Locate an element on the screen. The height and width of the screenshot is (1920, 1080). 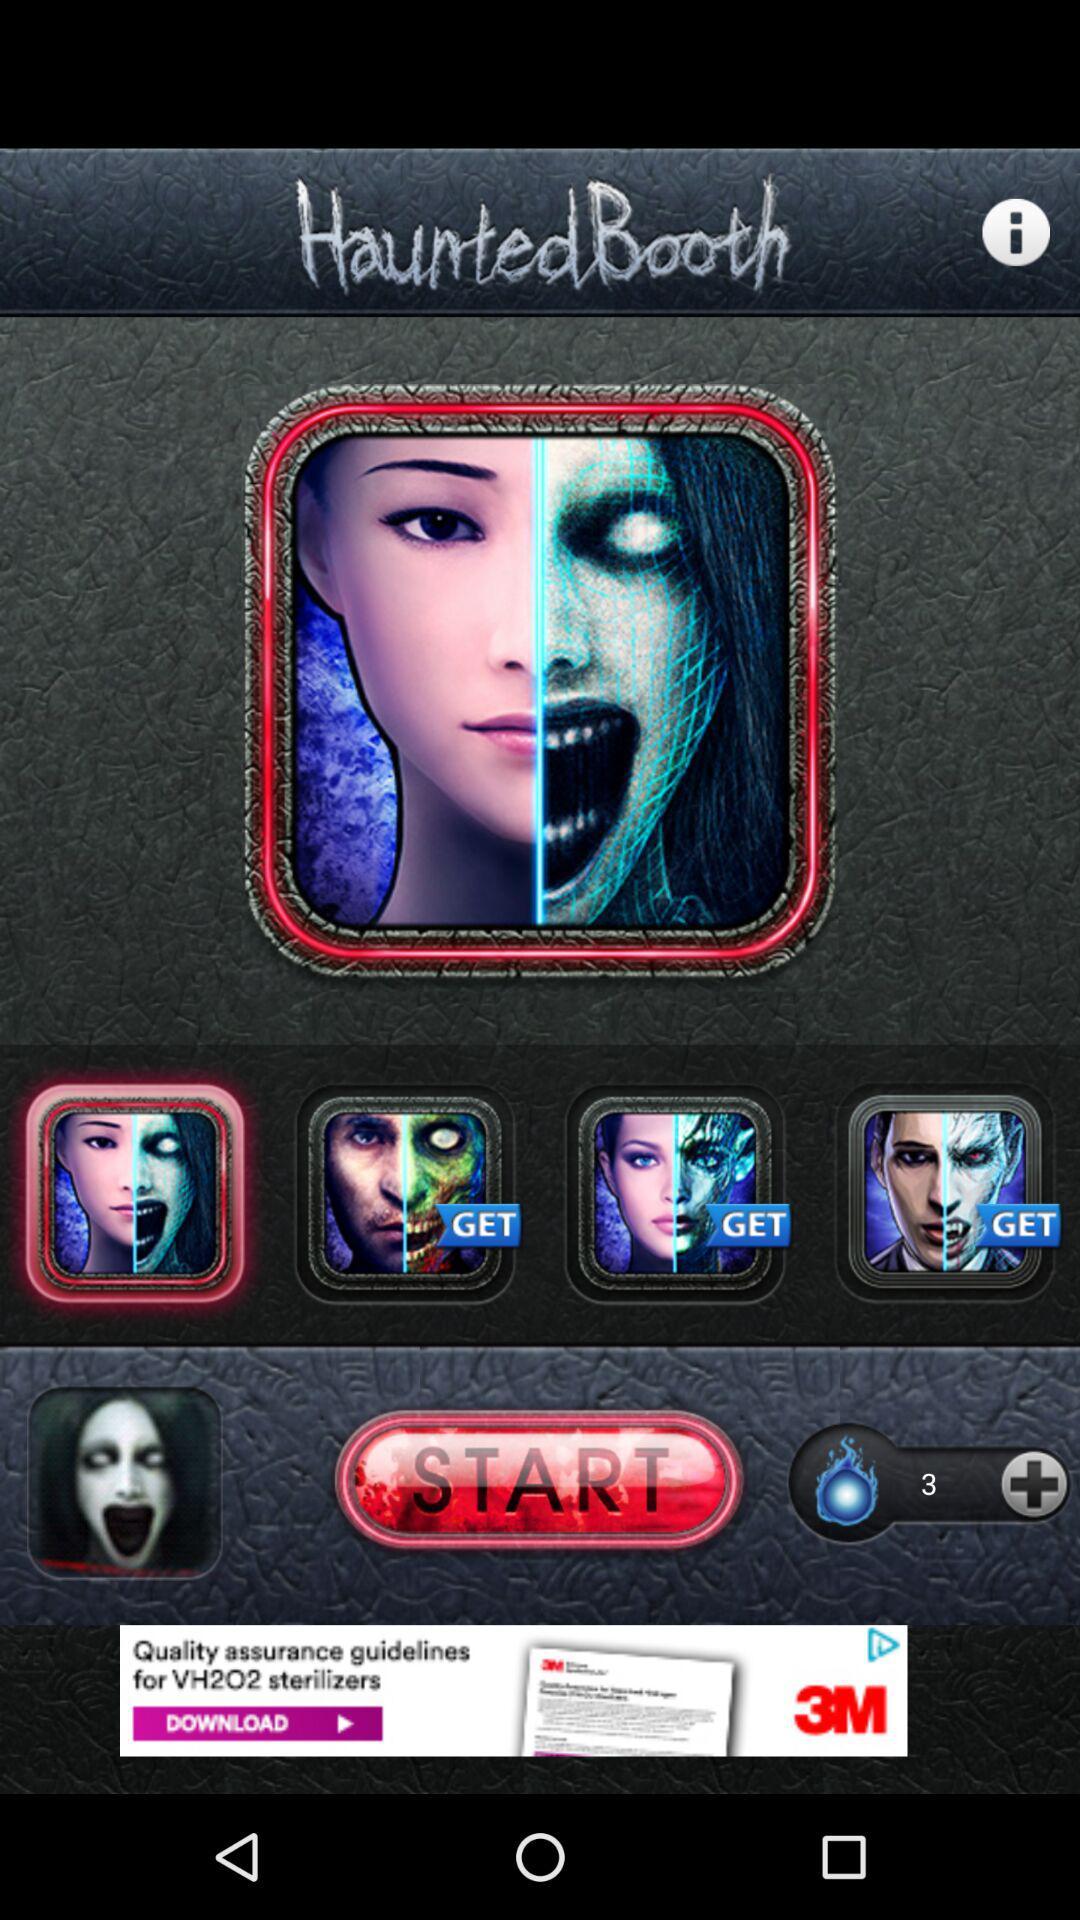
open advertisement is located at coordinates (945, 1193).